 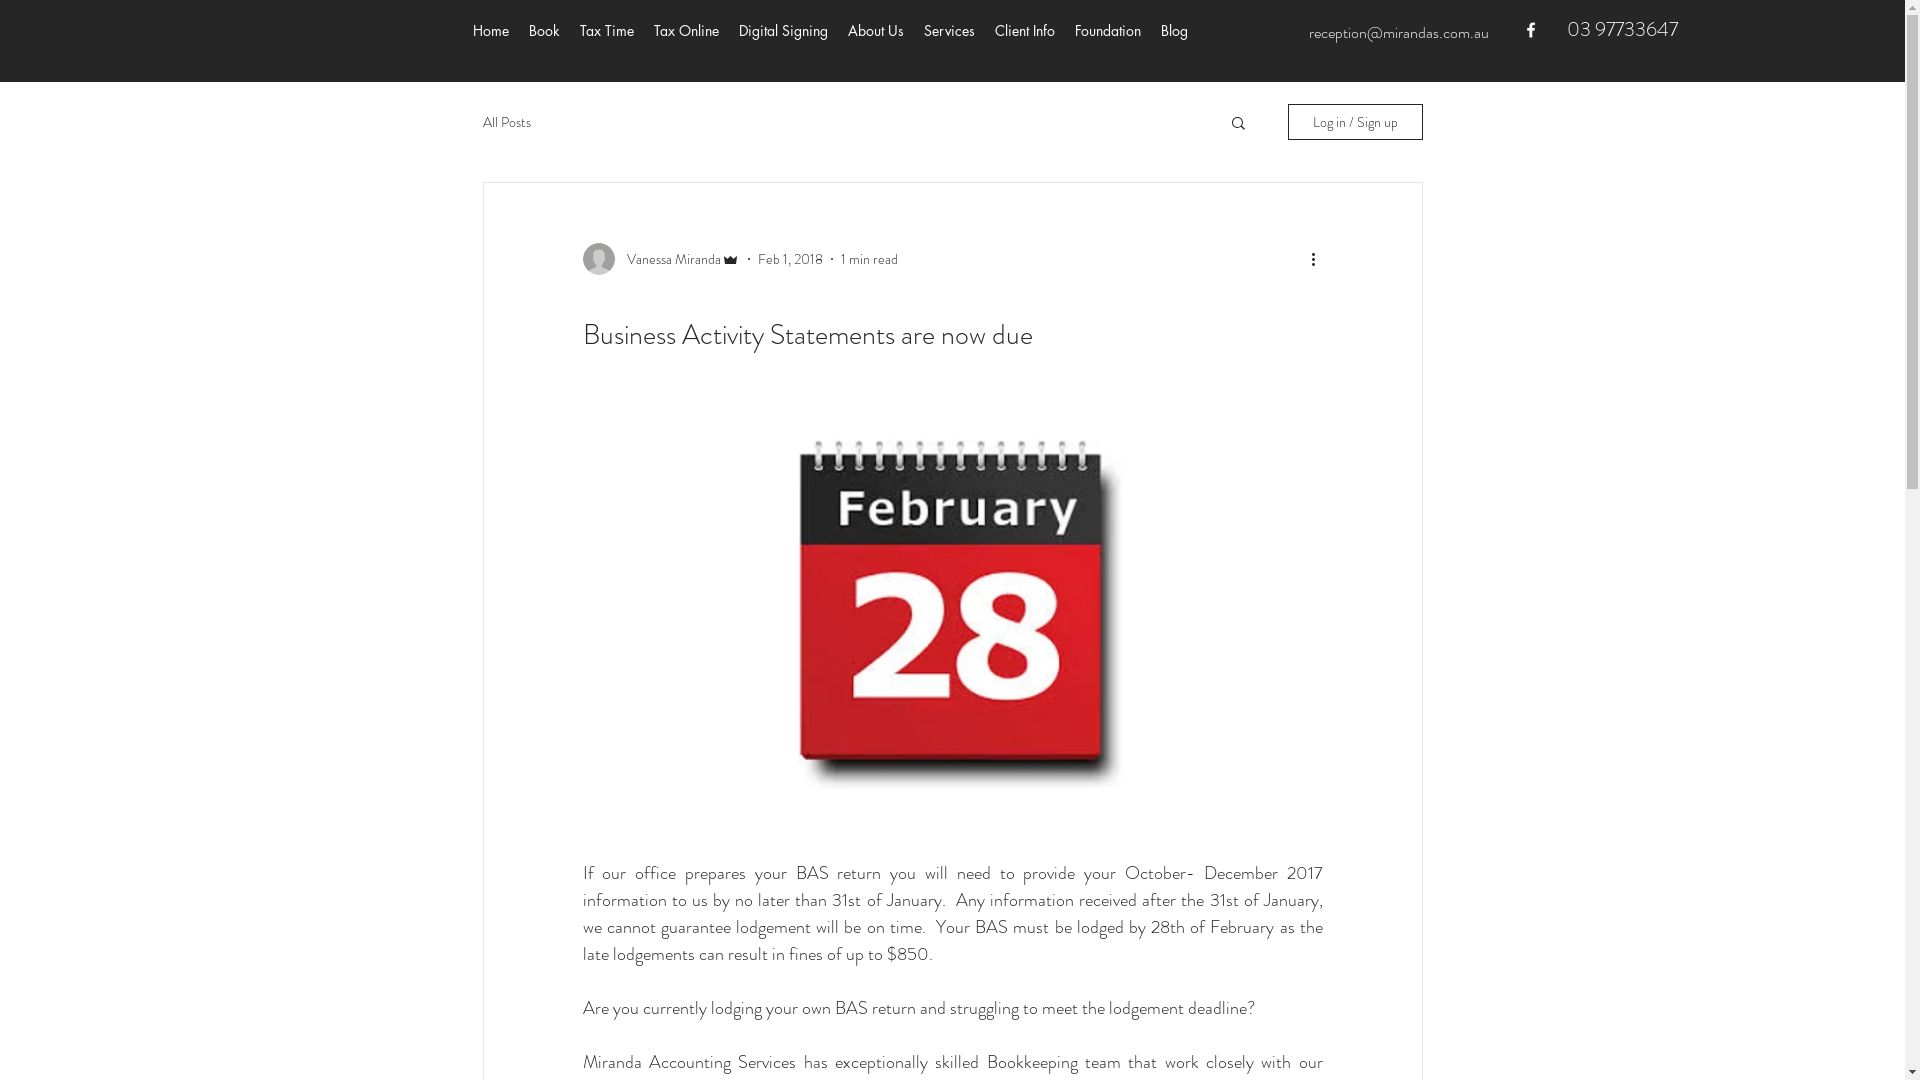 I want to click on 'Foundation', so click(x=1106, y=30).